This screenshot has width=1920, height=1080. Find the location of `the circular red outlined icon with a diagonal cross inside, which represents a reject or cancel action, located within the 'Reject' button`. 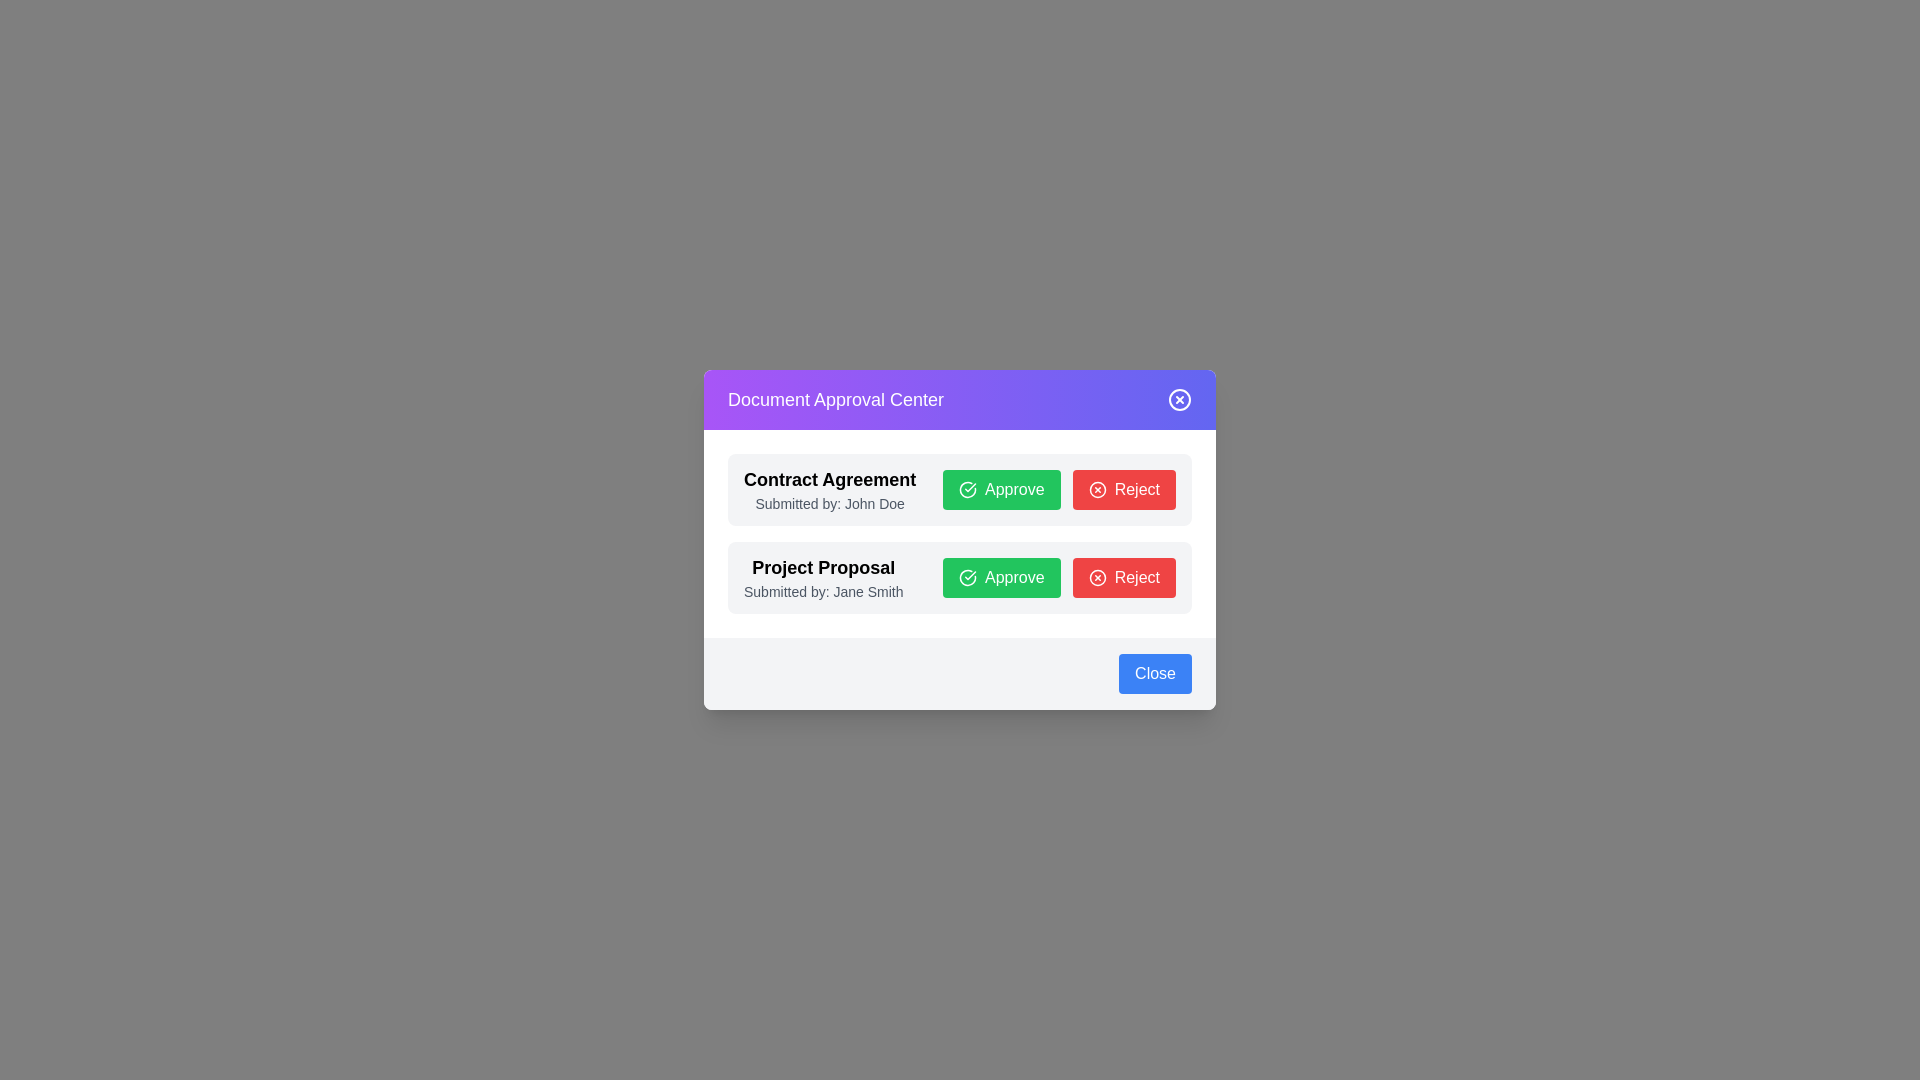

the circular red outlined icon with a diagonal cross inside, which represents a reject or cancel action, located within the 'Reject' button is located at coordinates (1096, 489).